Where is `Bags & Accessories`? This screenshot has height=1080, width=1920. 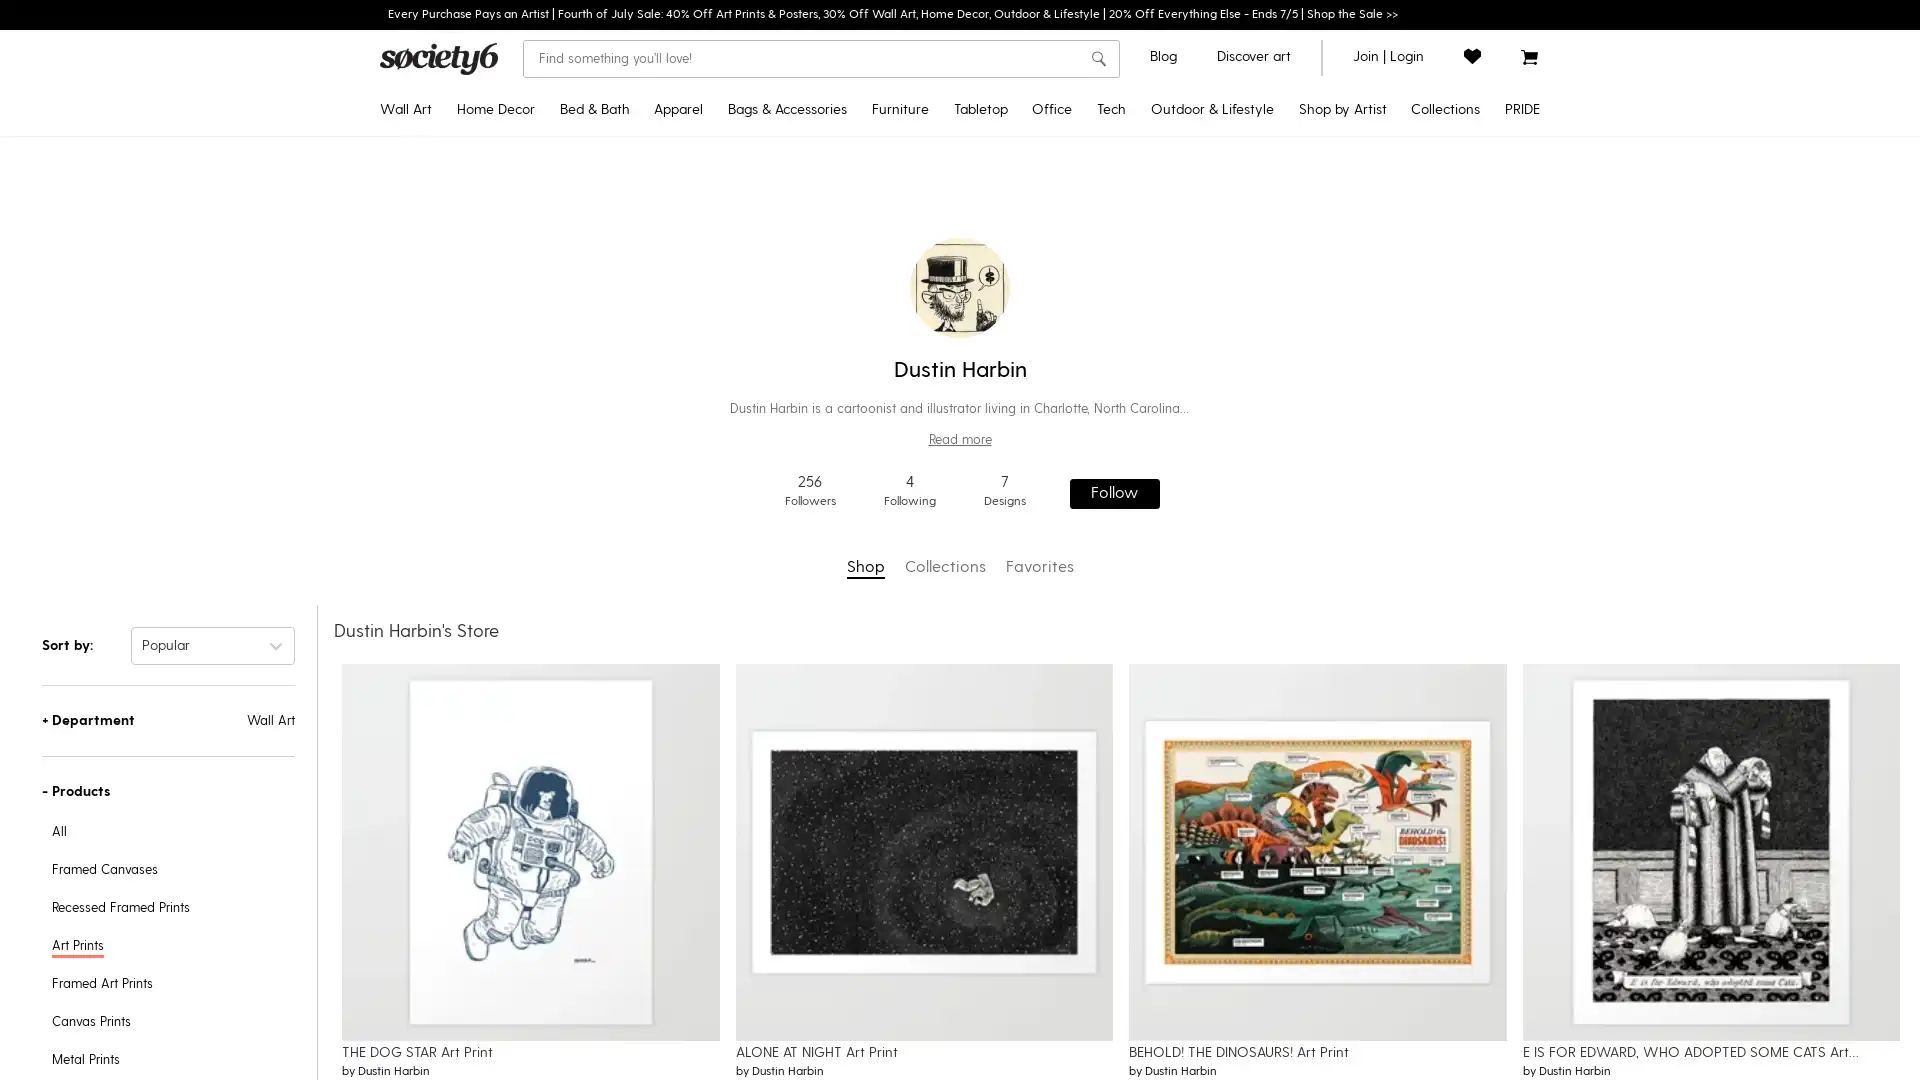 Bags & Accessories is located at coordinates (786, 110).